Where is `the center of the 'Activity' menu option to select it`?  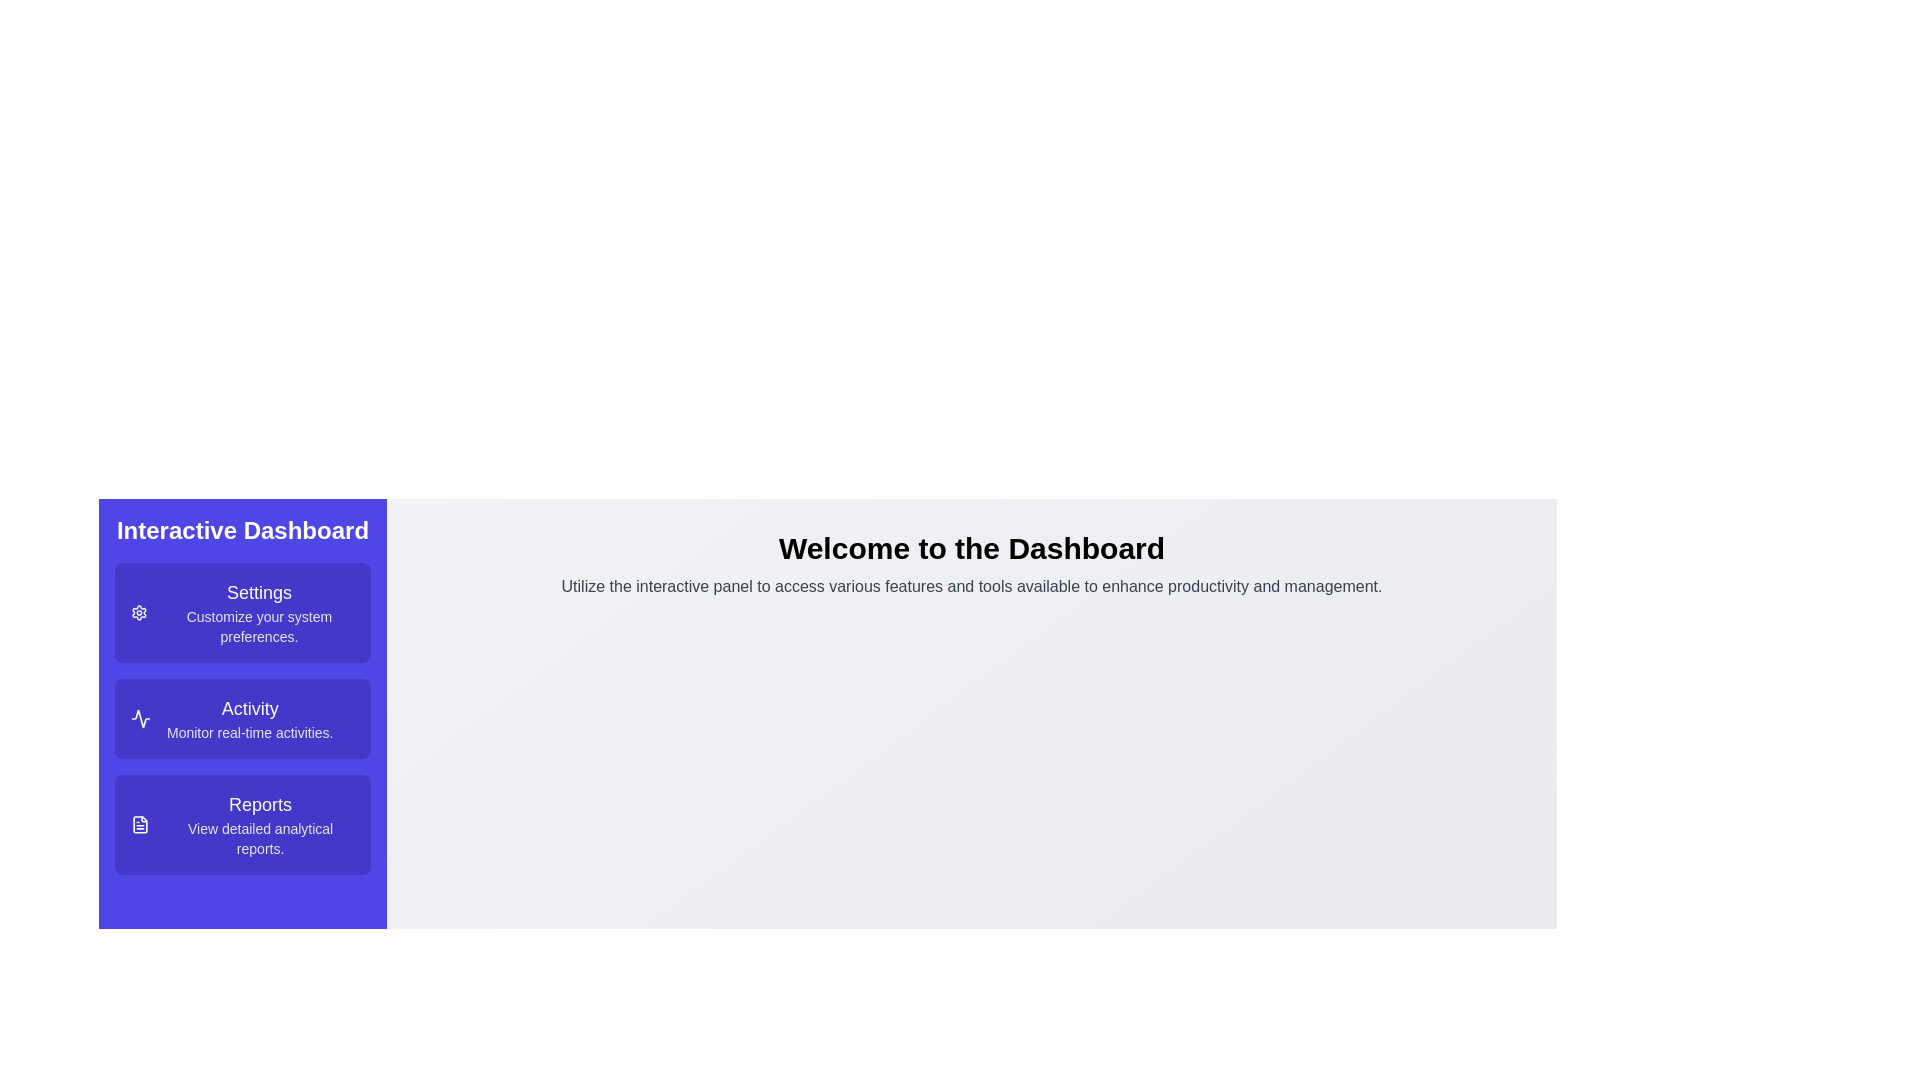 the center of the 'Activity' menu option to select it is located at coordinates (242, 717).